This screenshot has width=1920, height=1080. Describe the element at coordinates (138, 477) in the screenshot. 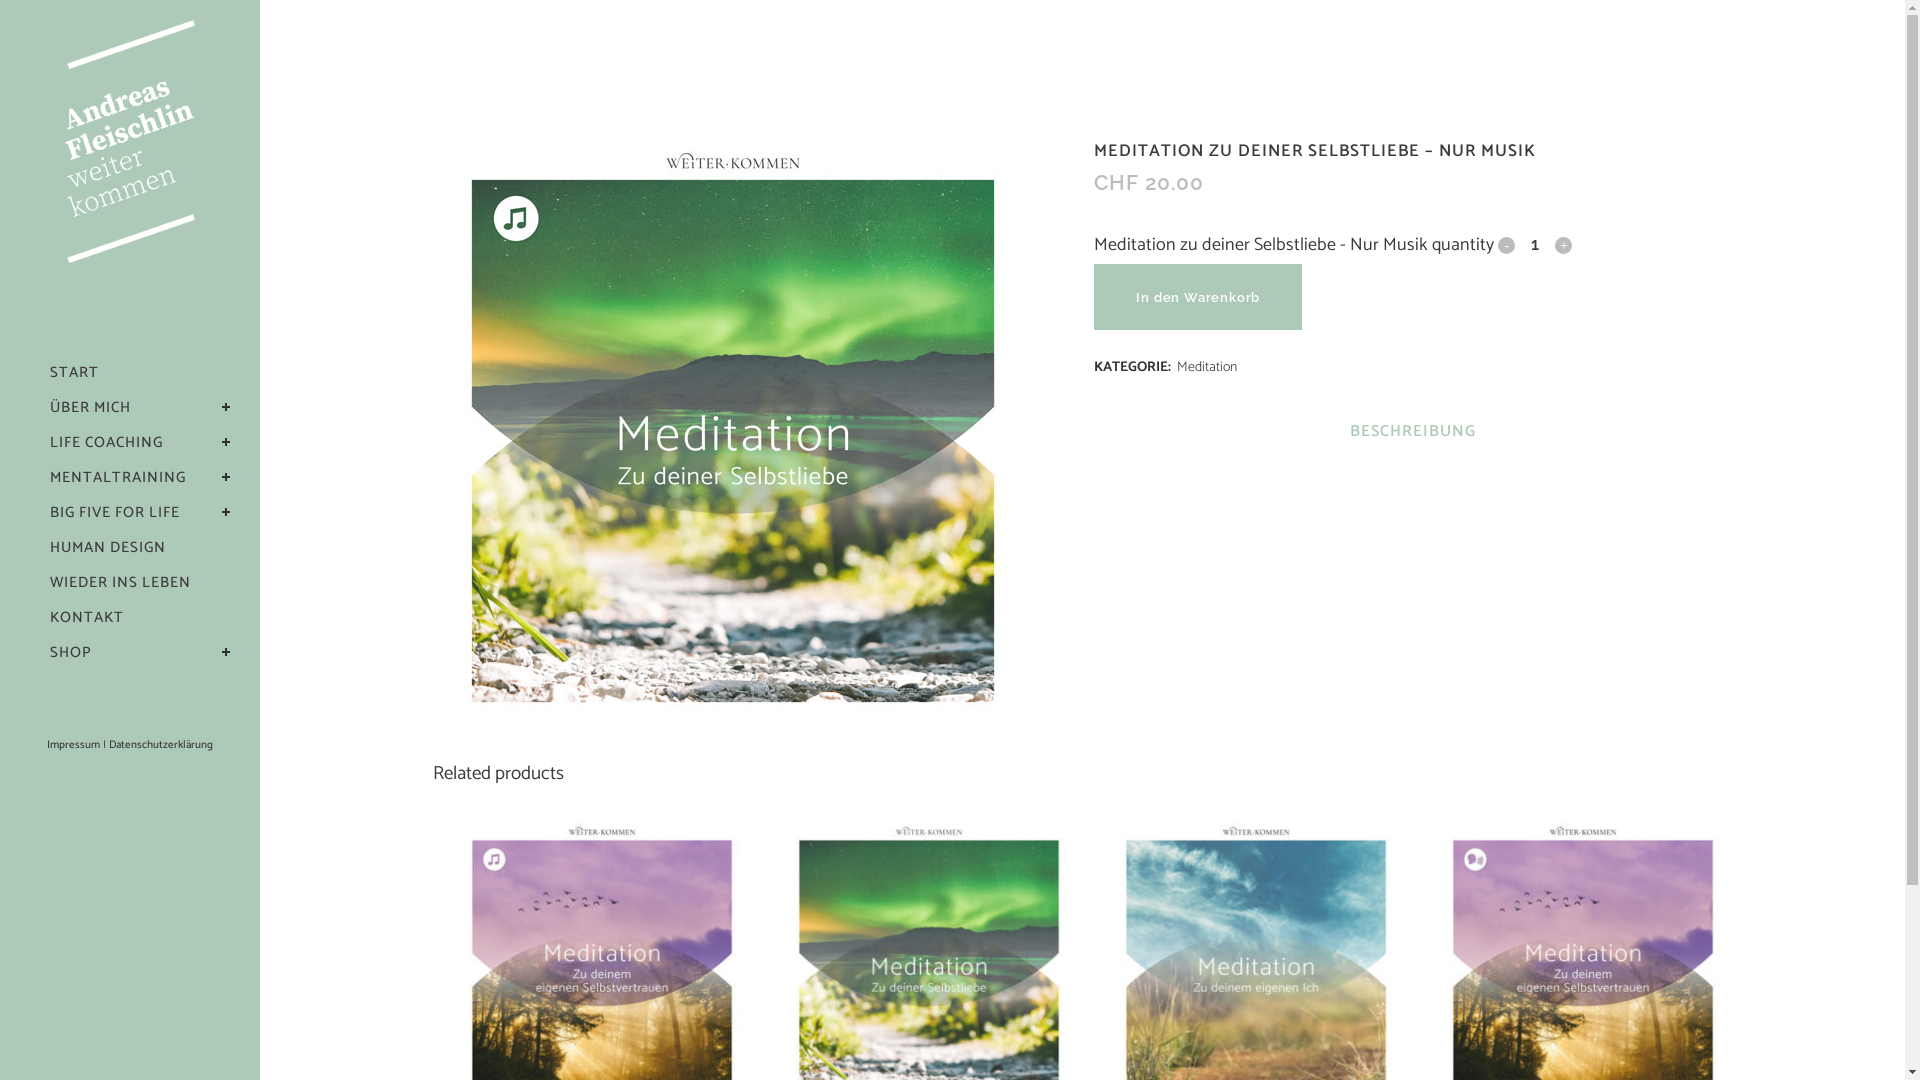

I see `'MENTALTRAINING'` at that location.